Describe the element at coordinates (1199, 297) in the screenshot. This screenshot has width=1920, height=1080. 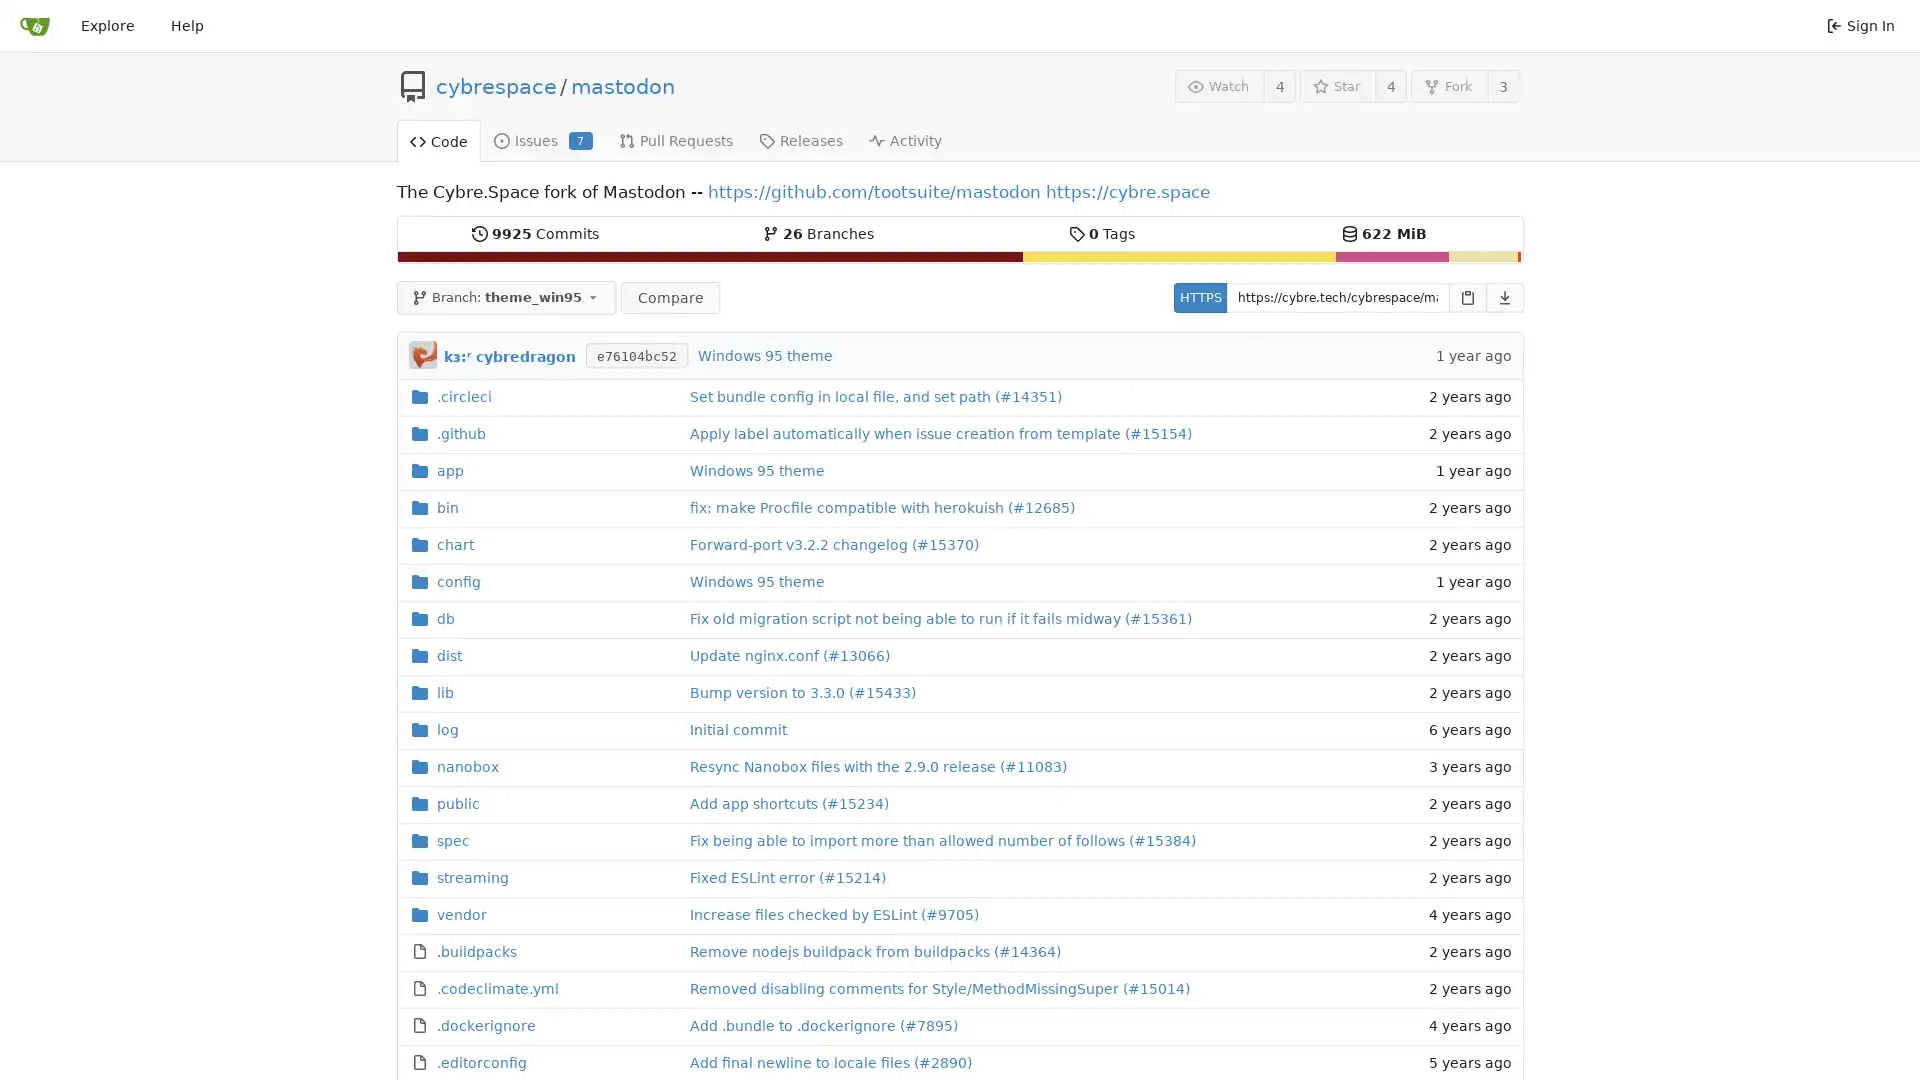
I see `HTTPS` at that location.